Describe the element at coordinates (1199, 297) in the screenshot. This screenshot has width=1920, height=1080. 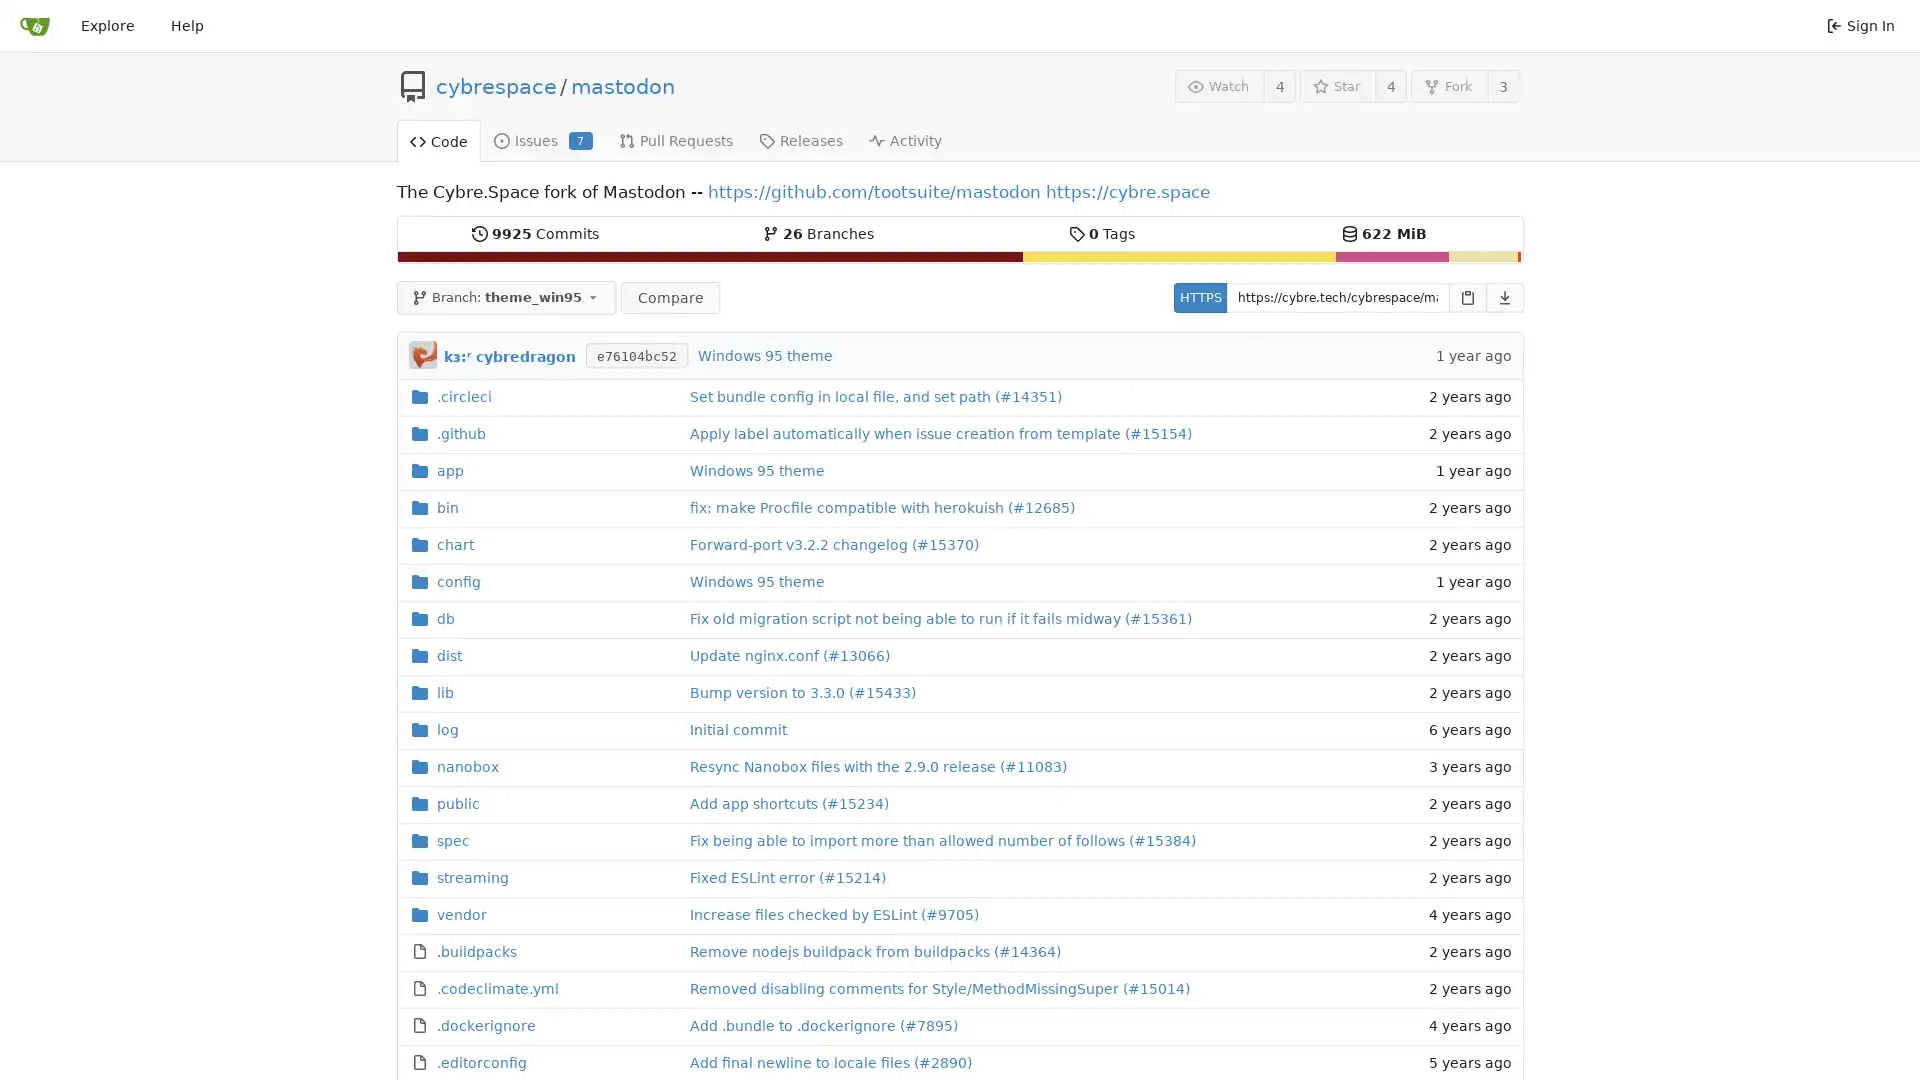
I see `HTTPS` at that location.